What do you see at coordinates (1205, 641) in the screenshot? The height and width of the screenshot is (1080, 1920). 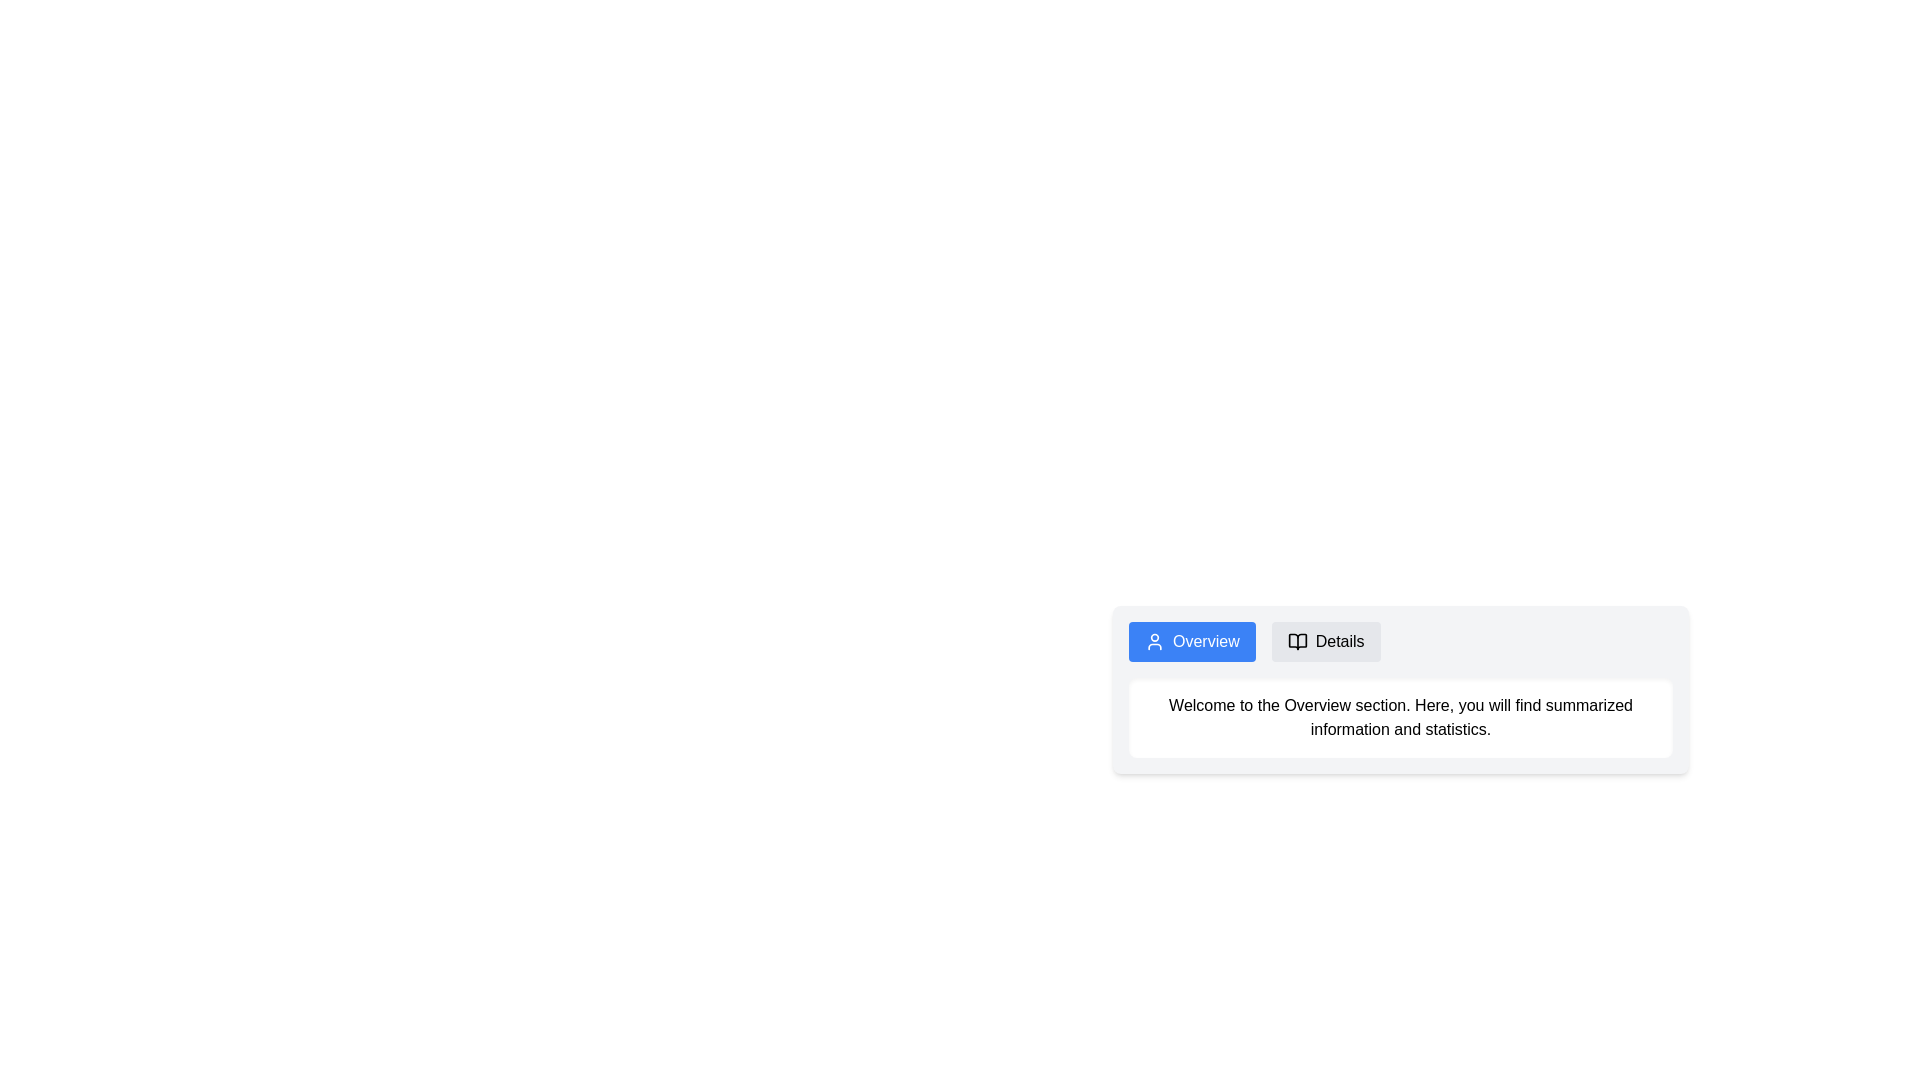 I see `the 'Overview' button's text label` at bounding box center [1205, 641].